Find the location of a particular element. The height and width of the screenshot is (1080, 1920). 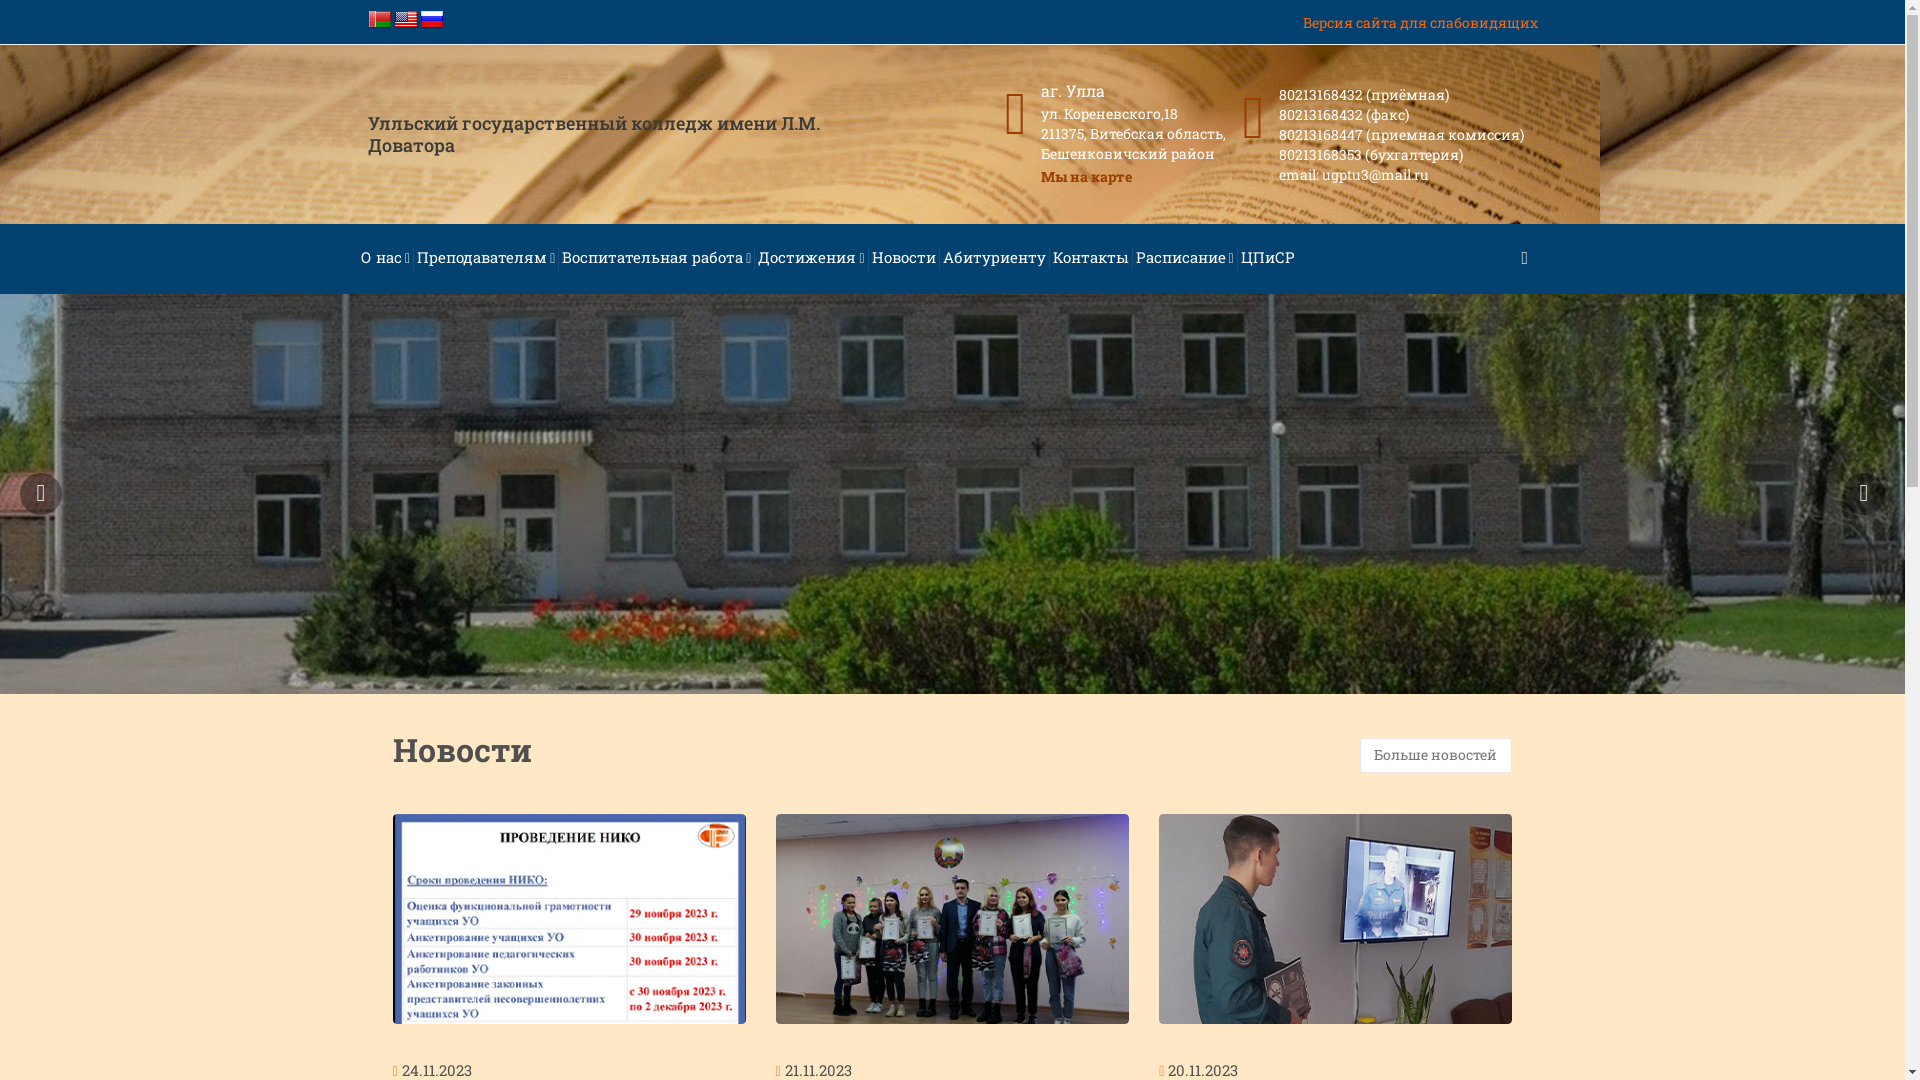

'English' is located at coordinates (405, 19).